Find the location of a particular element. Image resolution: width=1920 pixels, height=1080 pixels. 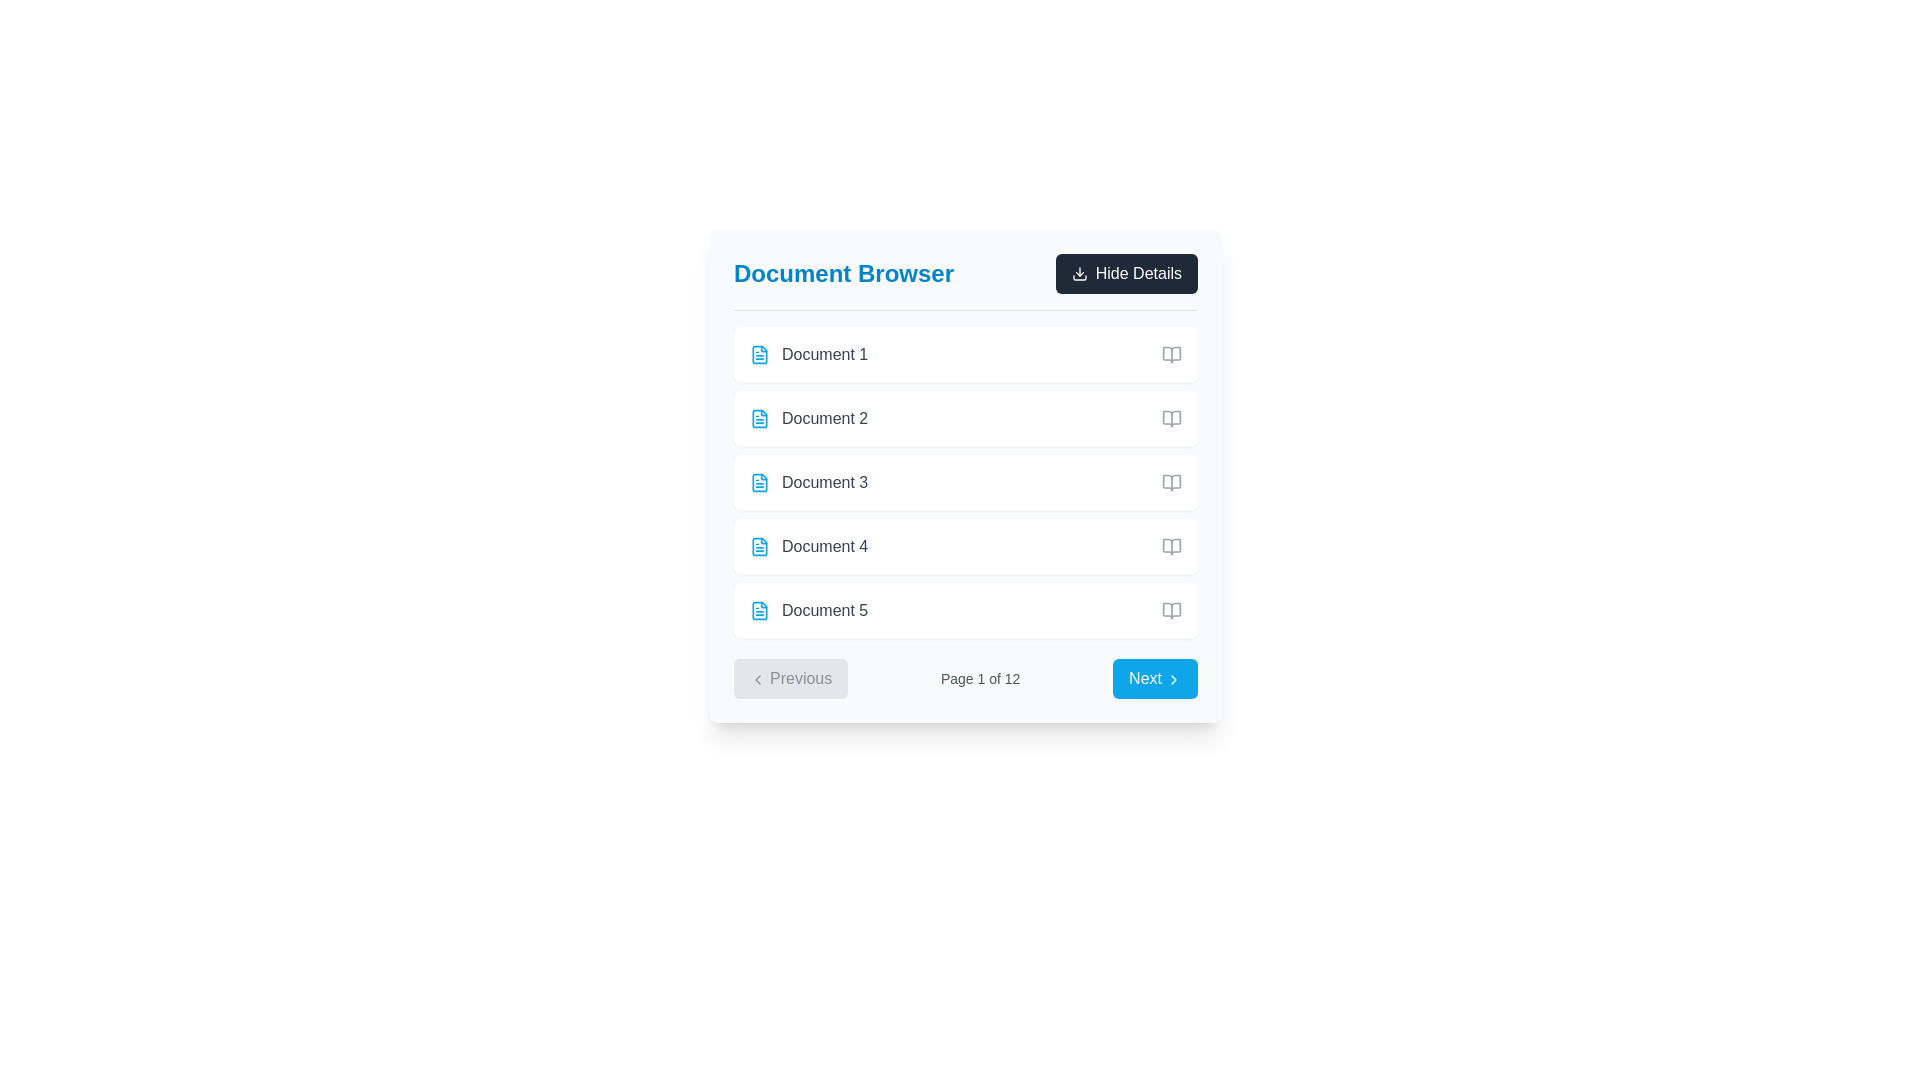

the navigation icon located to the right of the 'Next' text within the blue button in the lower-right corner of the interface is located at coordinates (1174, 677).